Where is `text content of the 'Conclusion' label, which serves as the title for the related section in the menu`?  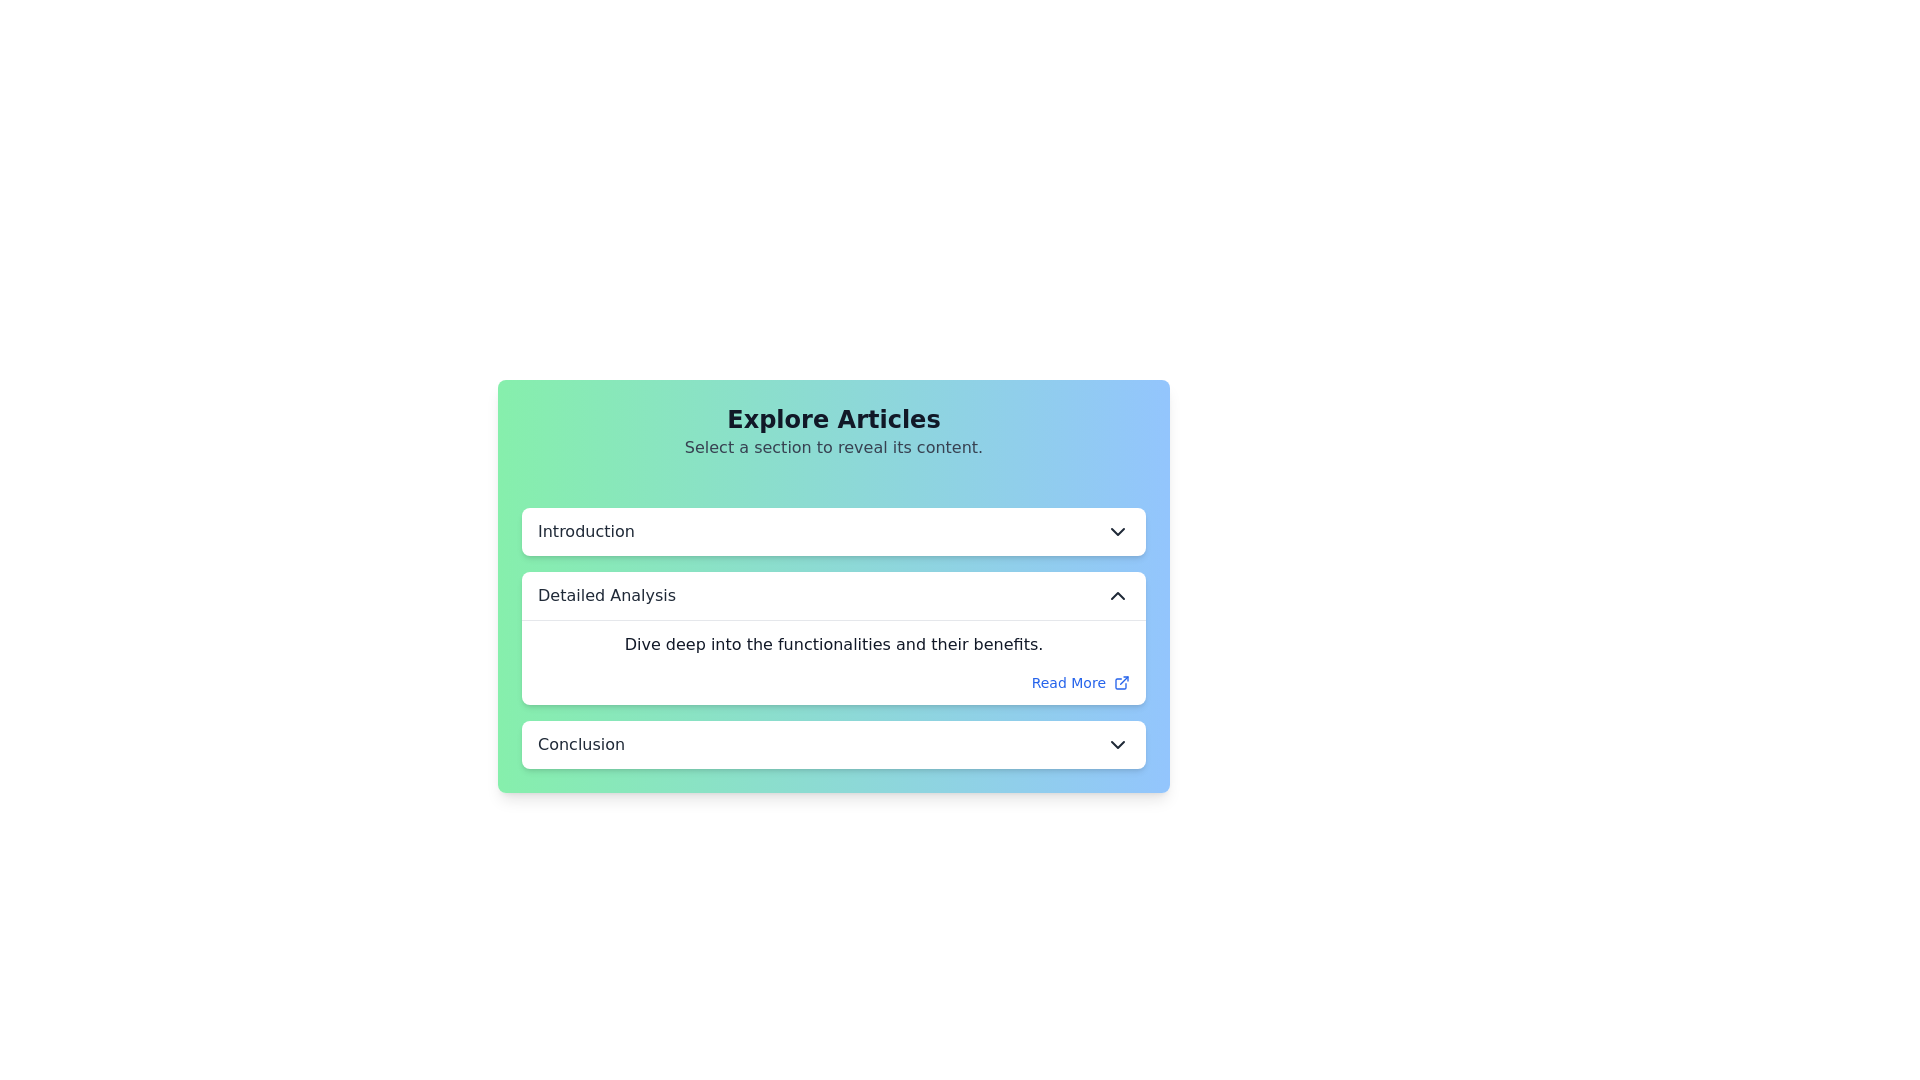
text content of the 'Conclusion' label, which serves as the title for the related section in the menu is located at coordinates (580, 744).